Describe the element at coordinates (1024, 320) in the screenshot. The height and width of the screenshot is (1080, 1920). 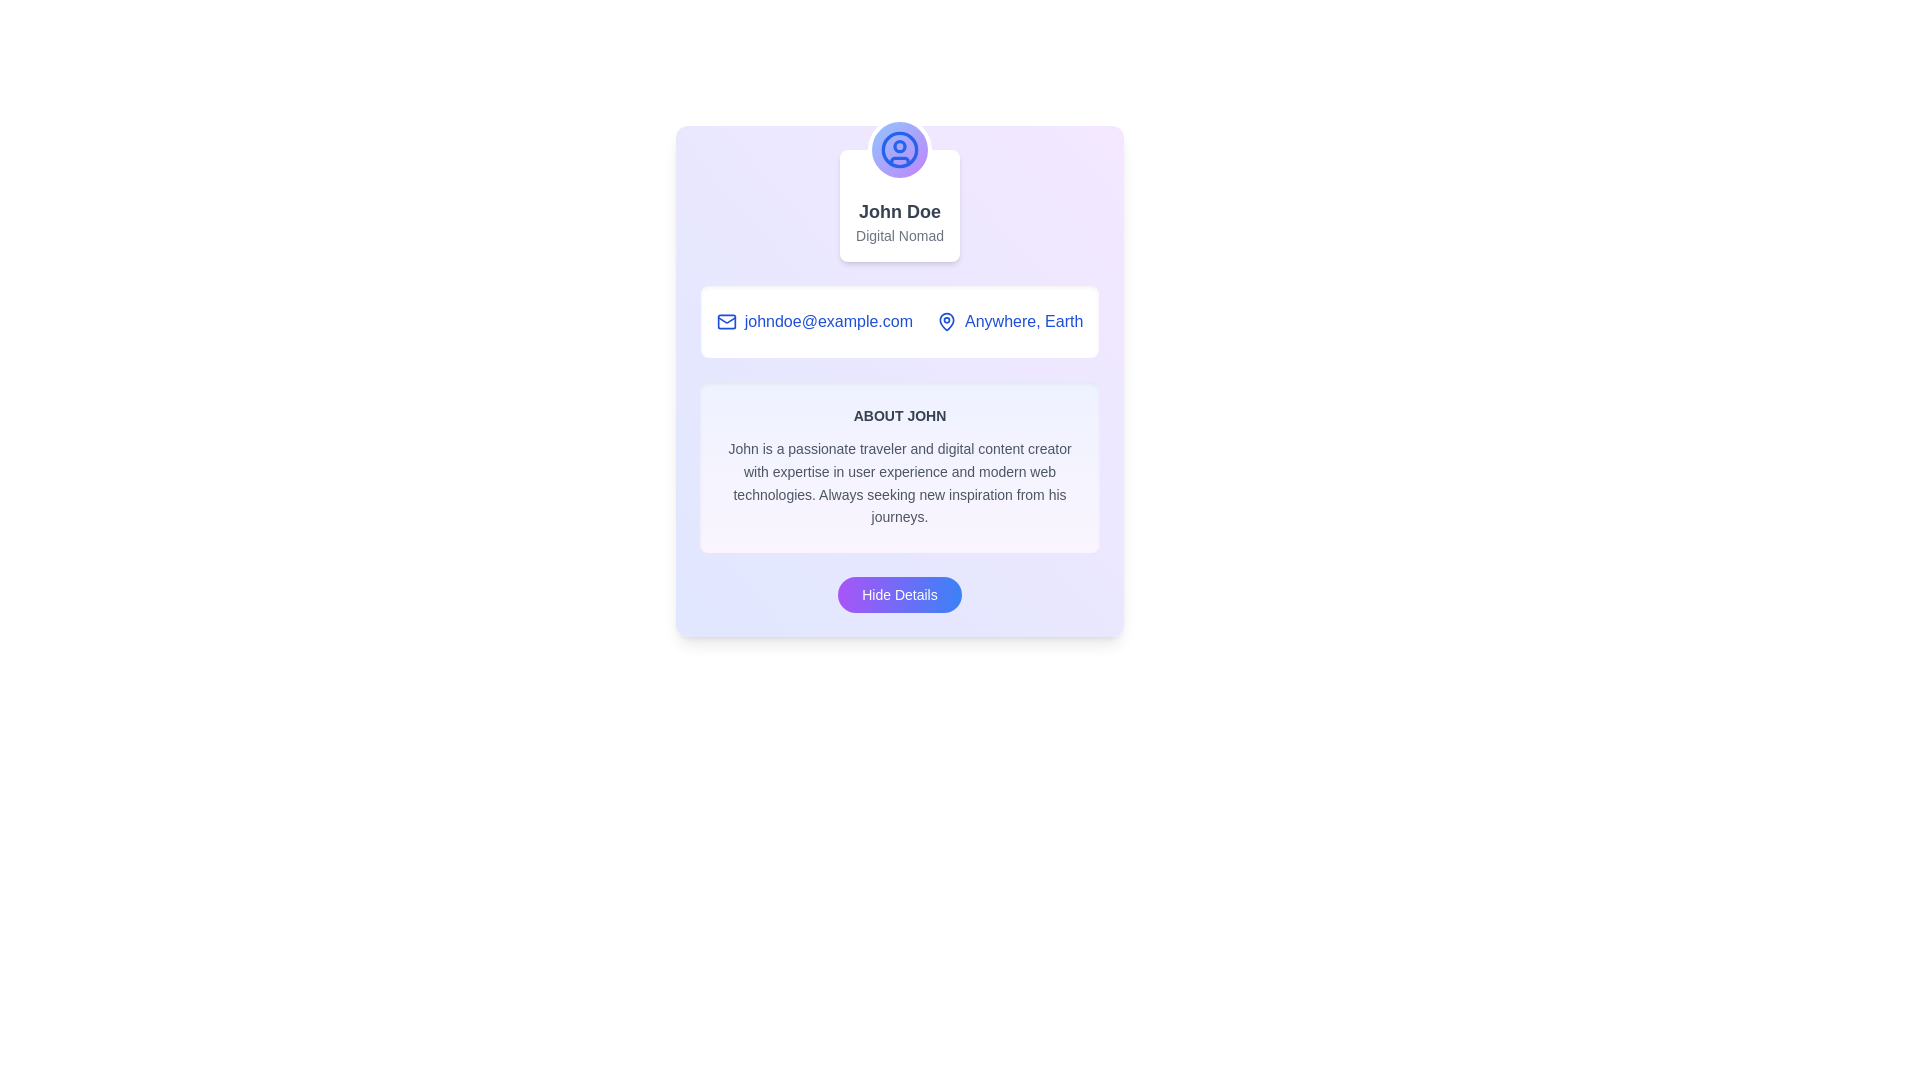
I see `the text label displaying 'Anywhere, Earth' in blue font, located to the right of a map pin icon, within the section for 'John Doe'` at that location.